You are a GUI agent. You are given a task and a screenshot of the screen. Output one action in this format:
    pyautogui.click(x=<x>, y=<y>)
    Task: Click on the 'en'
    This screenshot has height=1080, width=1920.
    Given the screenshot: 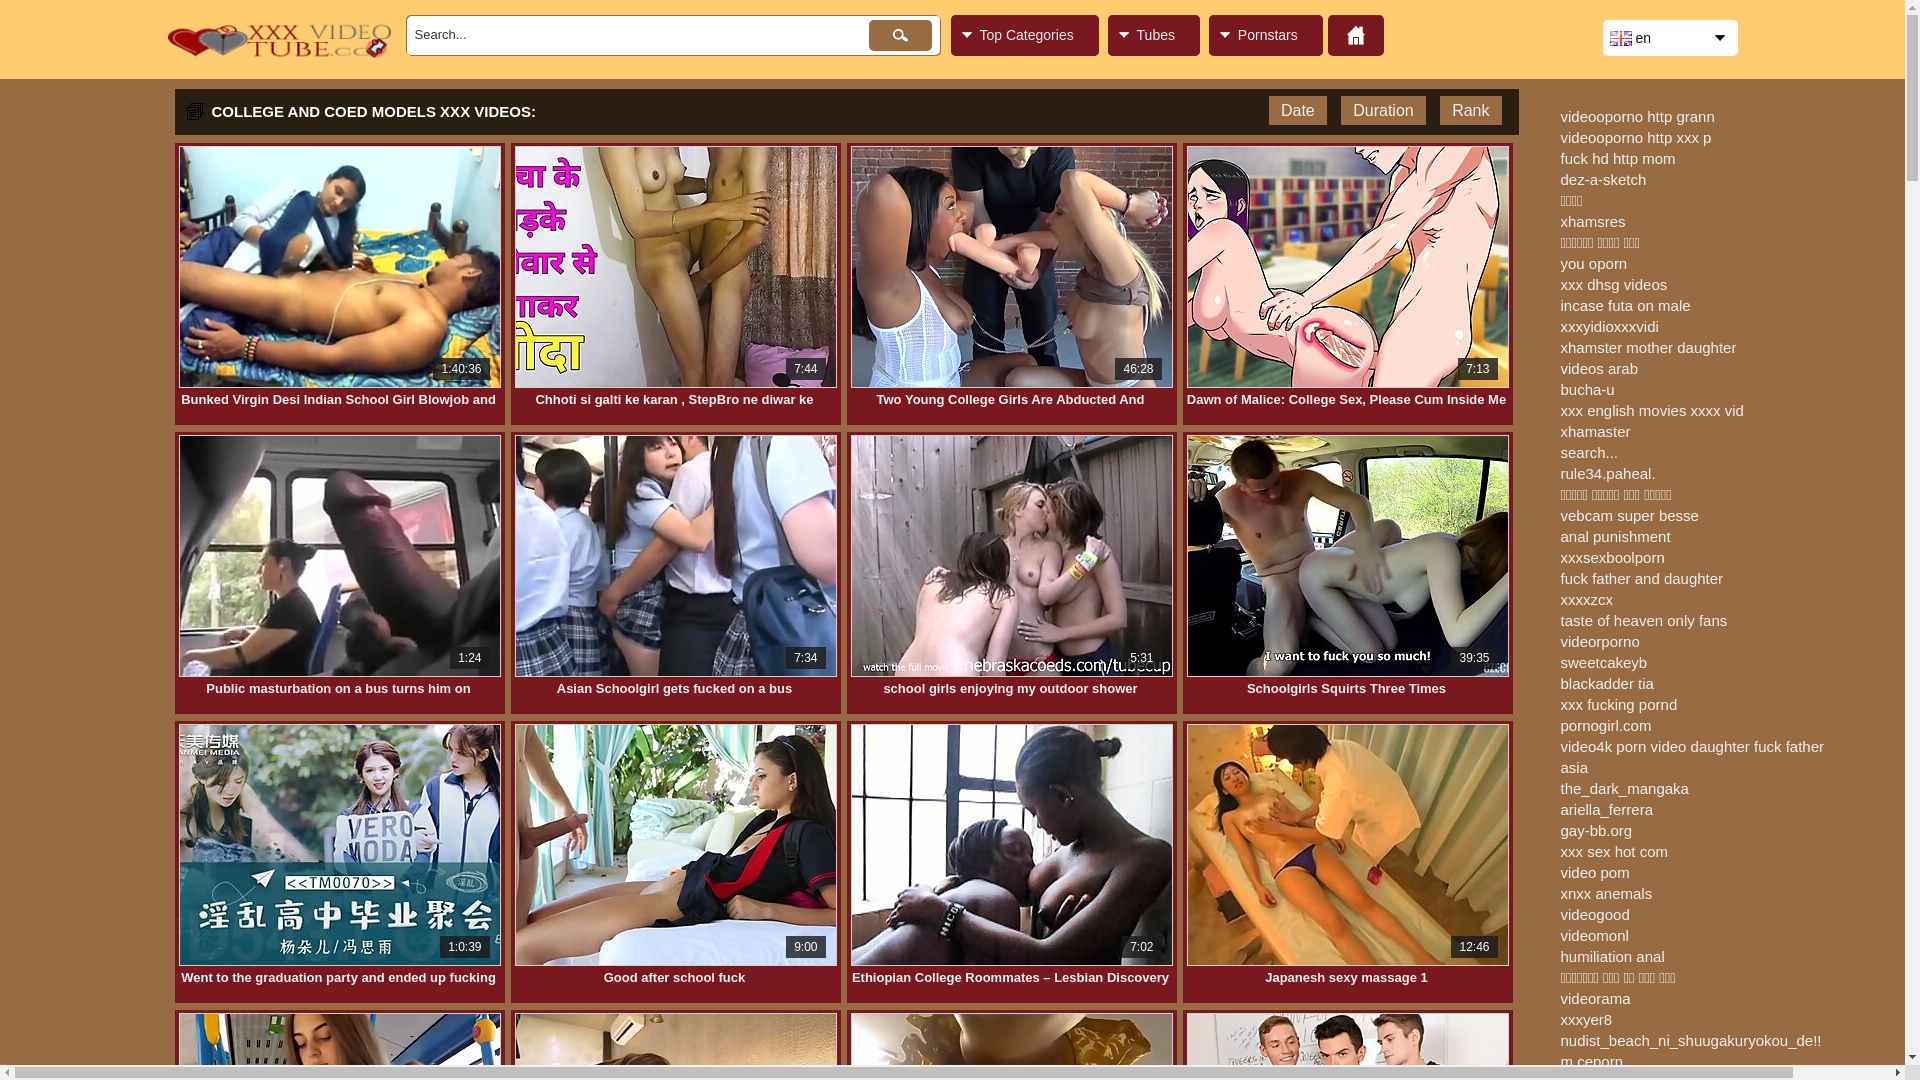 What is the action you would take?
    pyautogui.click(x=1669, y=38)
    